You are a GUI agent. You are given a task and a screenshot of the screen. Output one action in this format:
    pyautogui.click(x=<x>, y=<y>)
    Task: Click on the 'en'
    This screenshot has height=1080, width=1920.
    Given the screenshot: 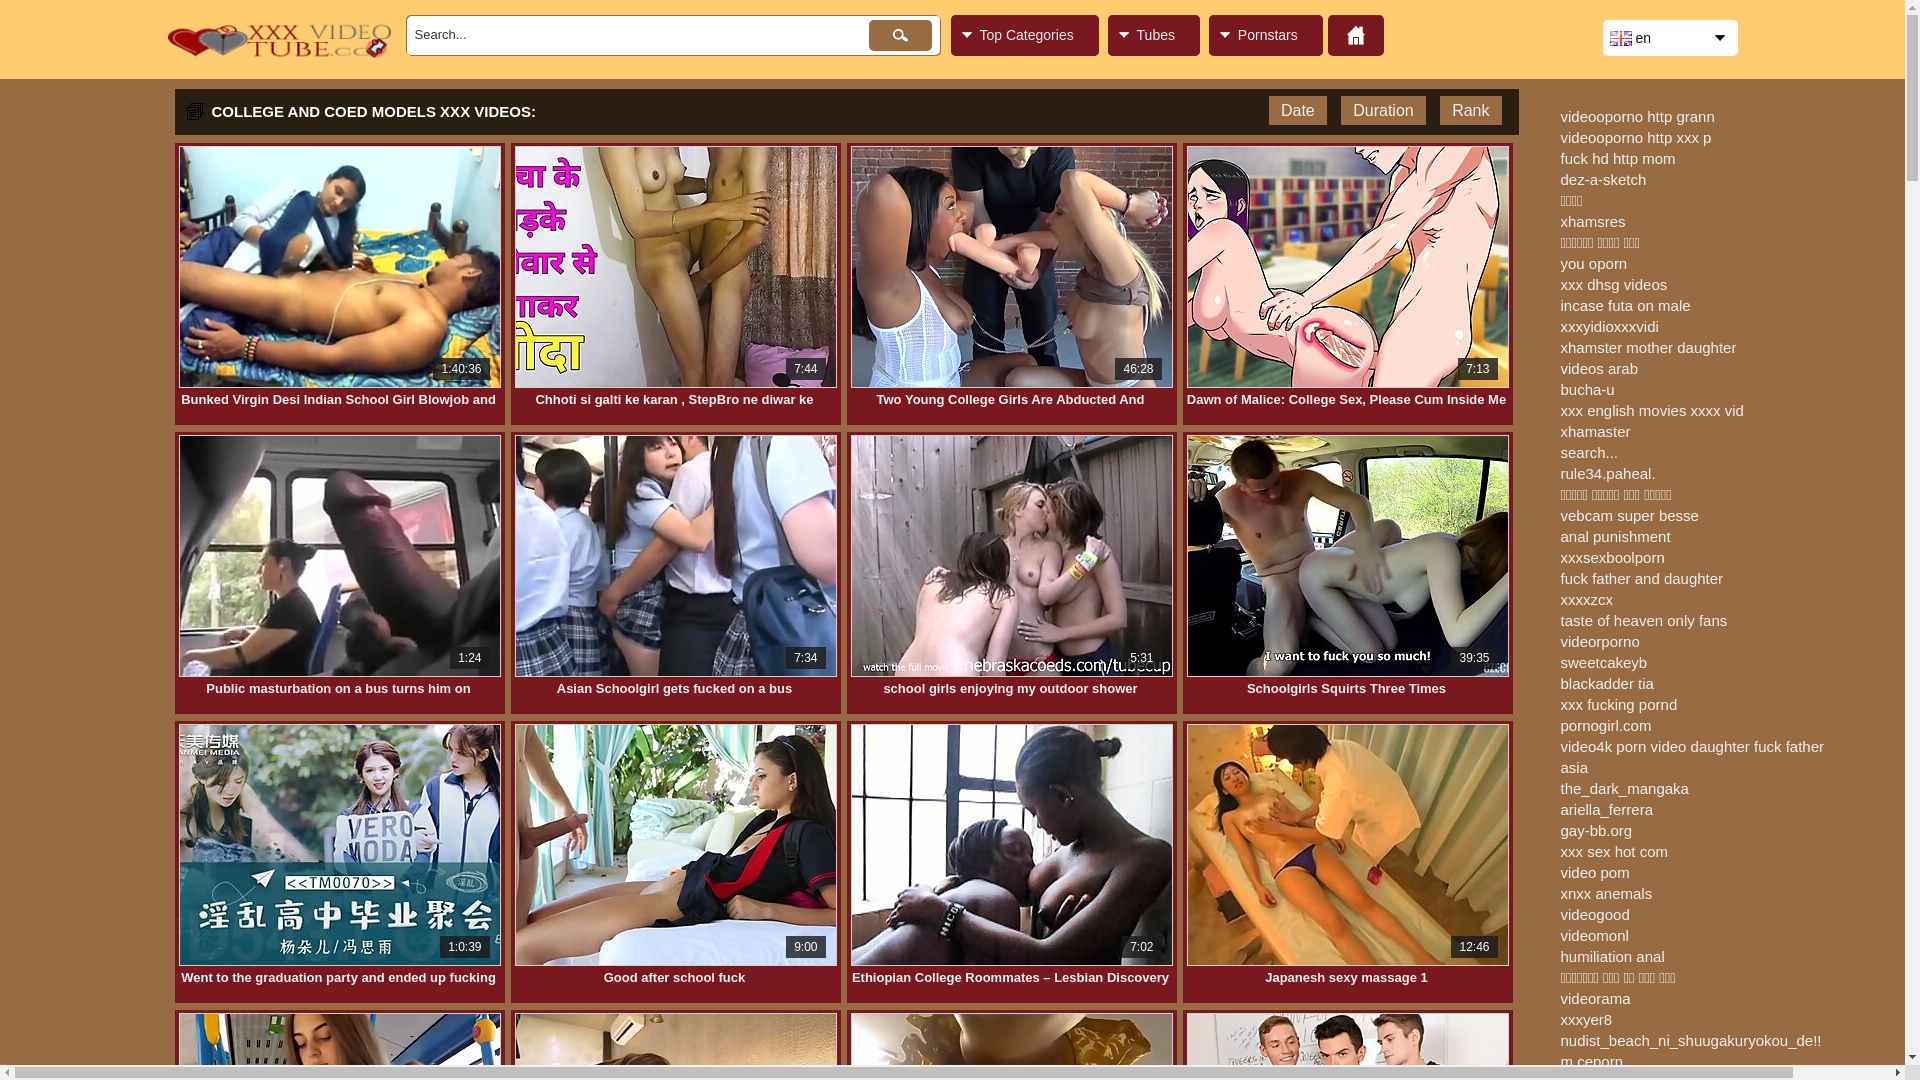 What is the action you would take?
    pyautogui.click(x=1669, y=38)
    